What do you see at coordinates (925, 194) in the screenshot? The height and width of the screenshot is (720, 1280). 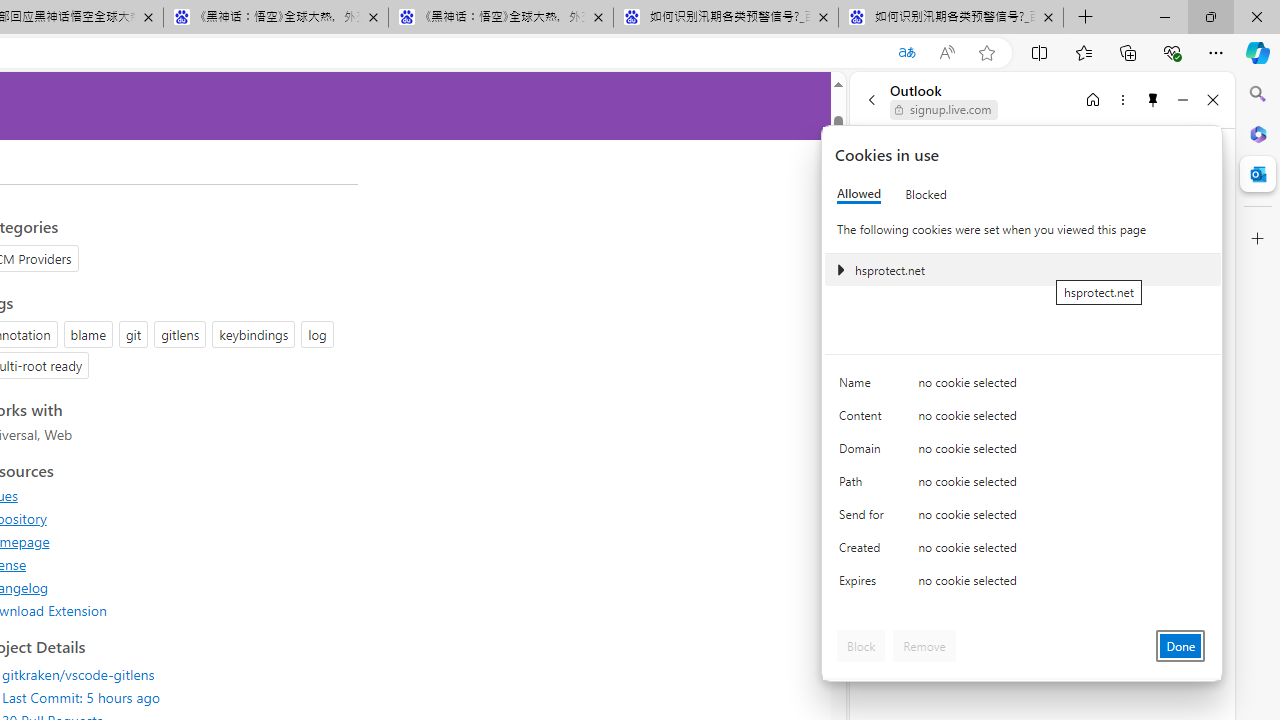 I see `'Blocked'` at bounding box center [925, 194].